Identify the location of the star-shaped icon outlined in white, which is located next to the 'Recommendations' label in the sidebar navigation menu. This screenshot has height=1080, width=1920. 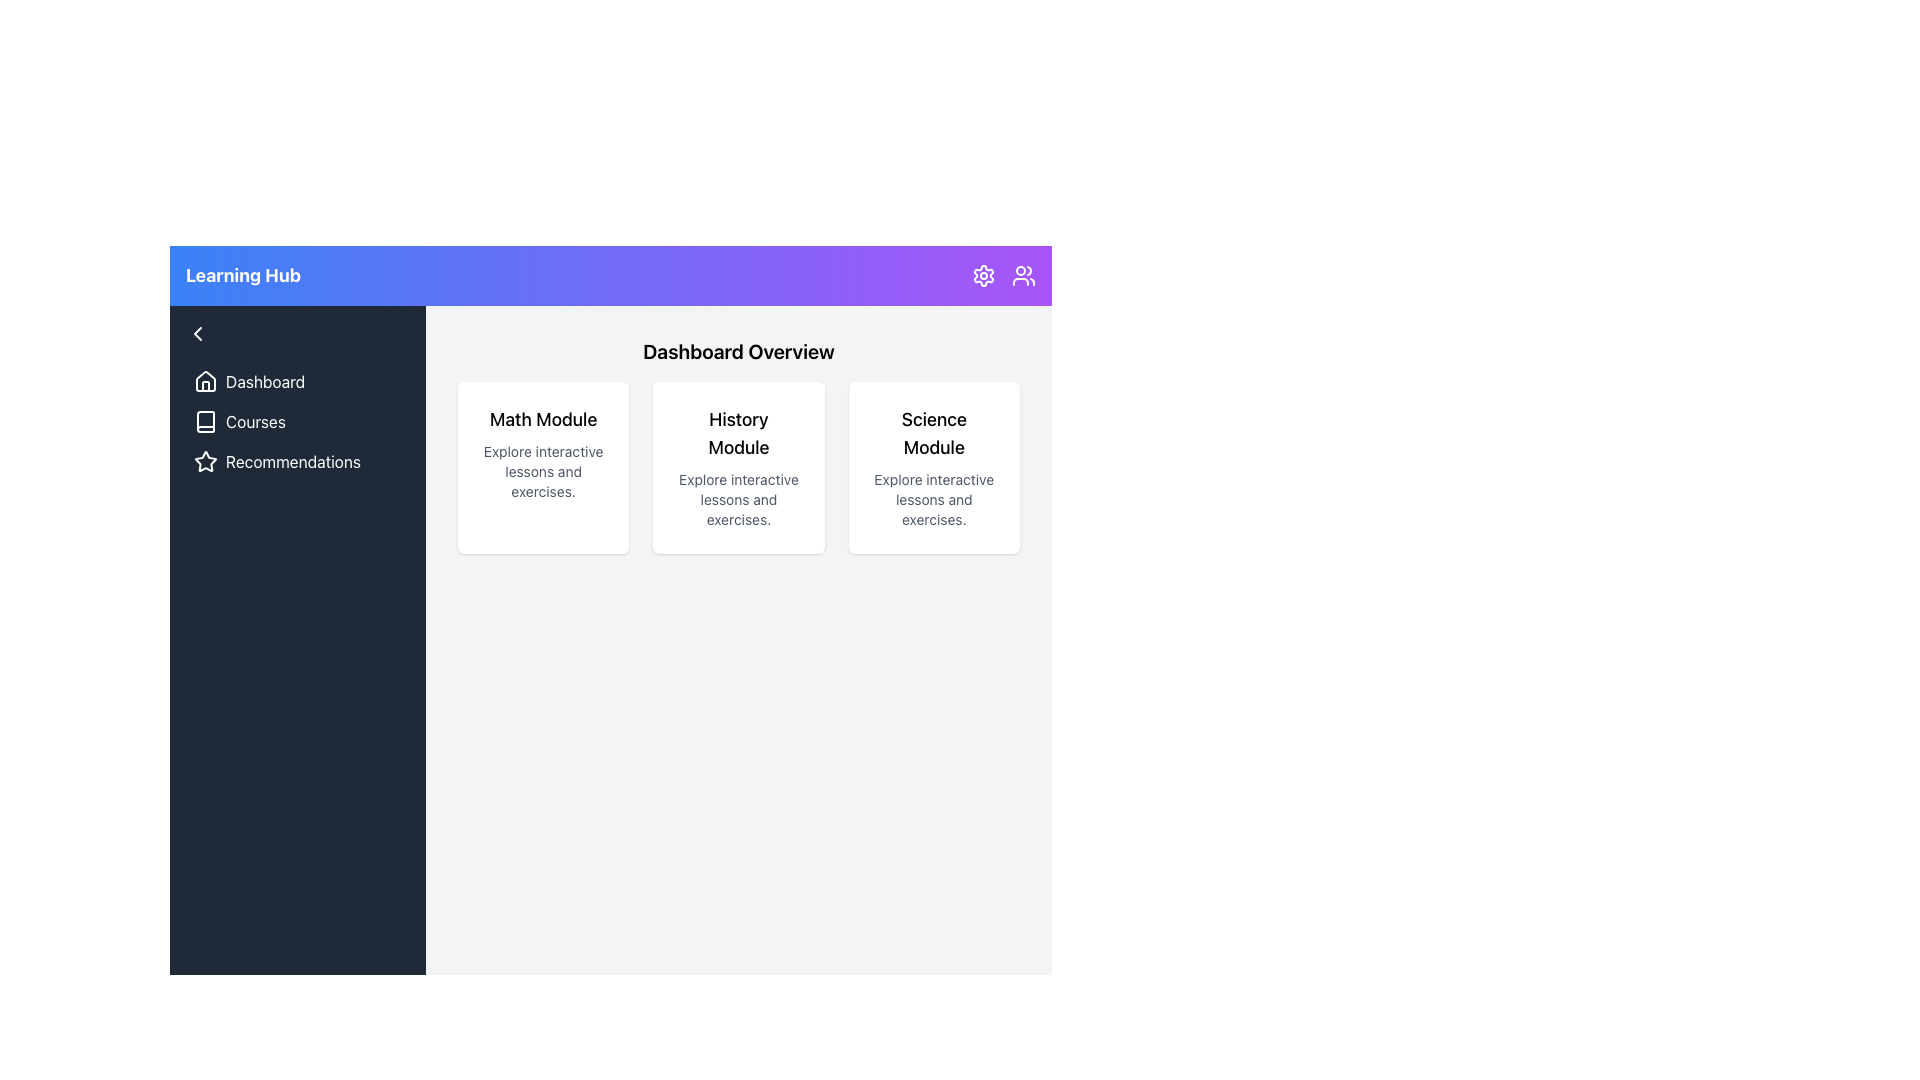
(206, 462).